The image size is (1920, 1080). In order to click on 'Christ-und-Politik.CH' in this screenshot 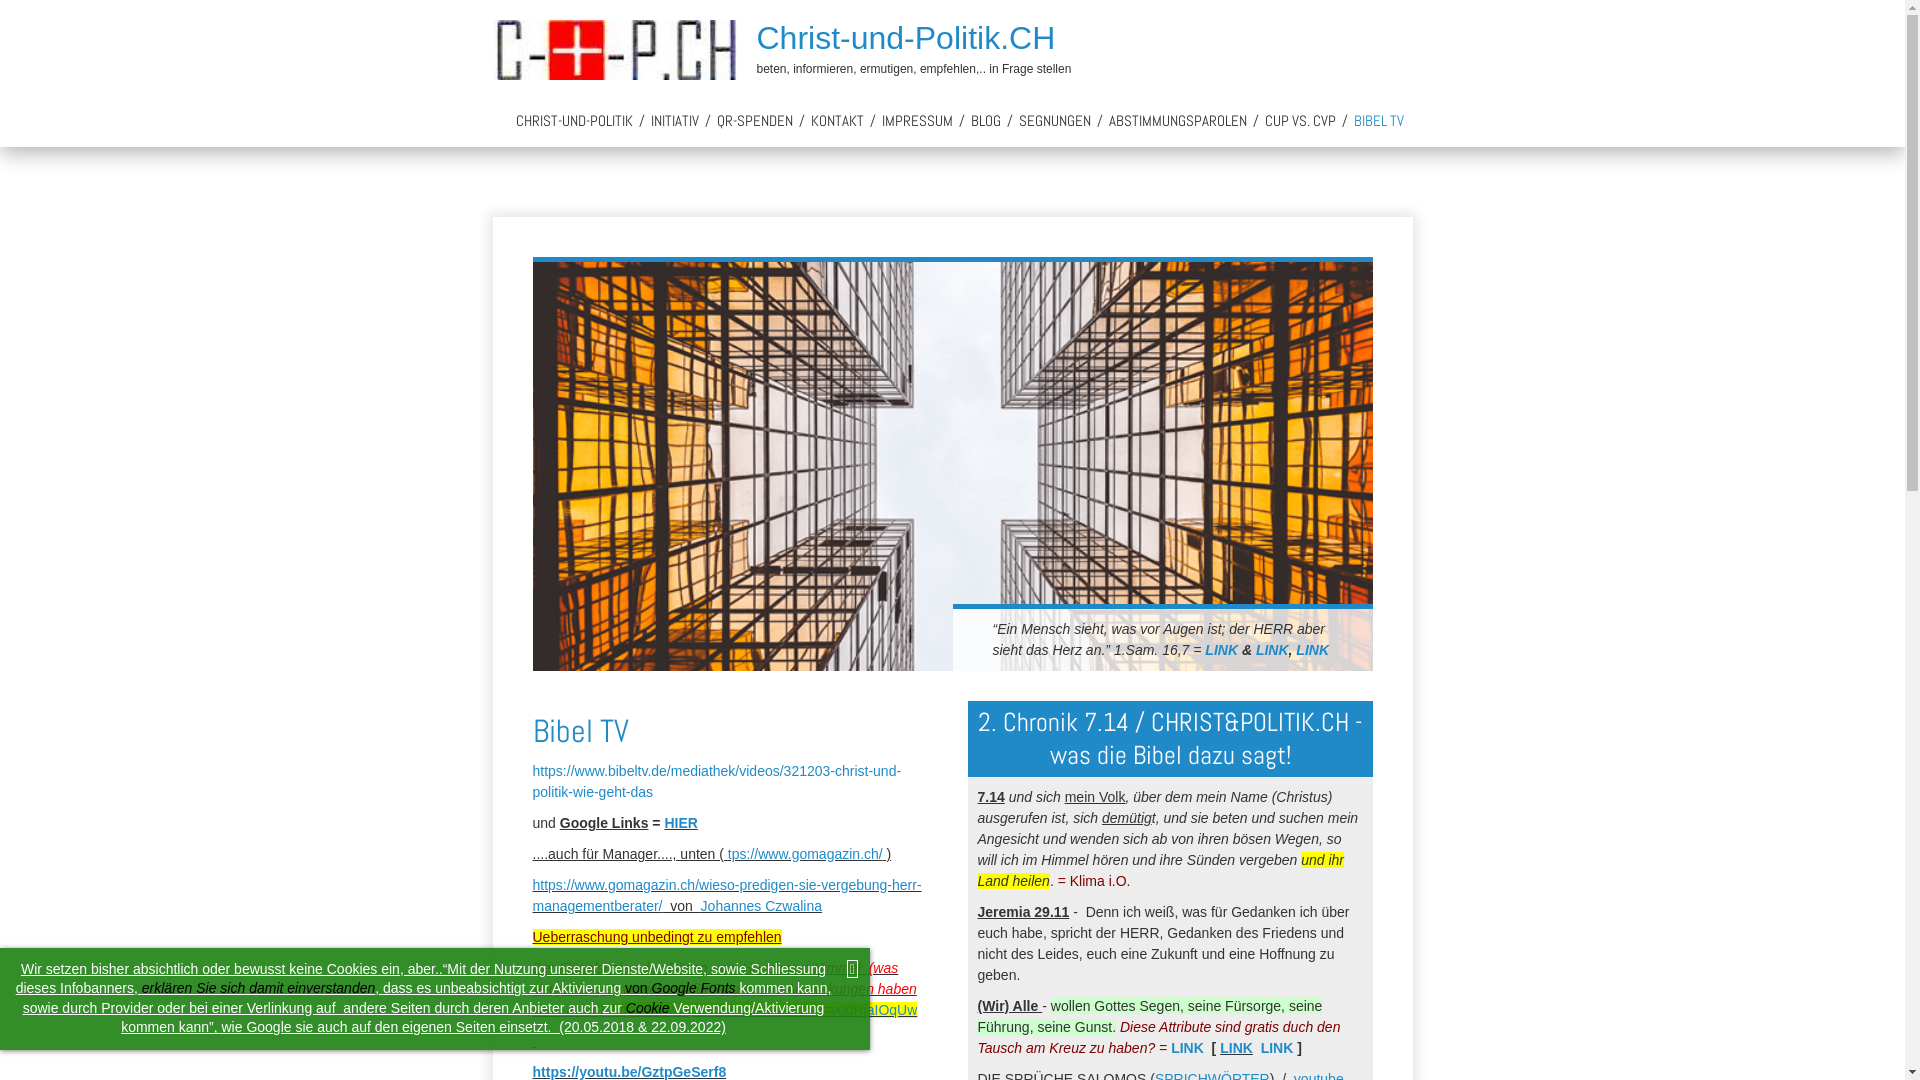, I will do `click(904, 38)`.